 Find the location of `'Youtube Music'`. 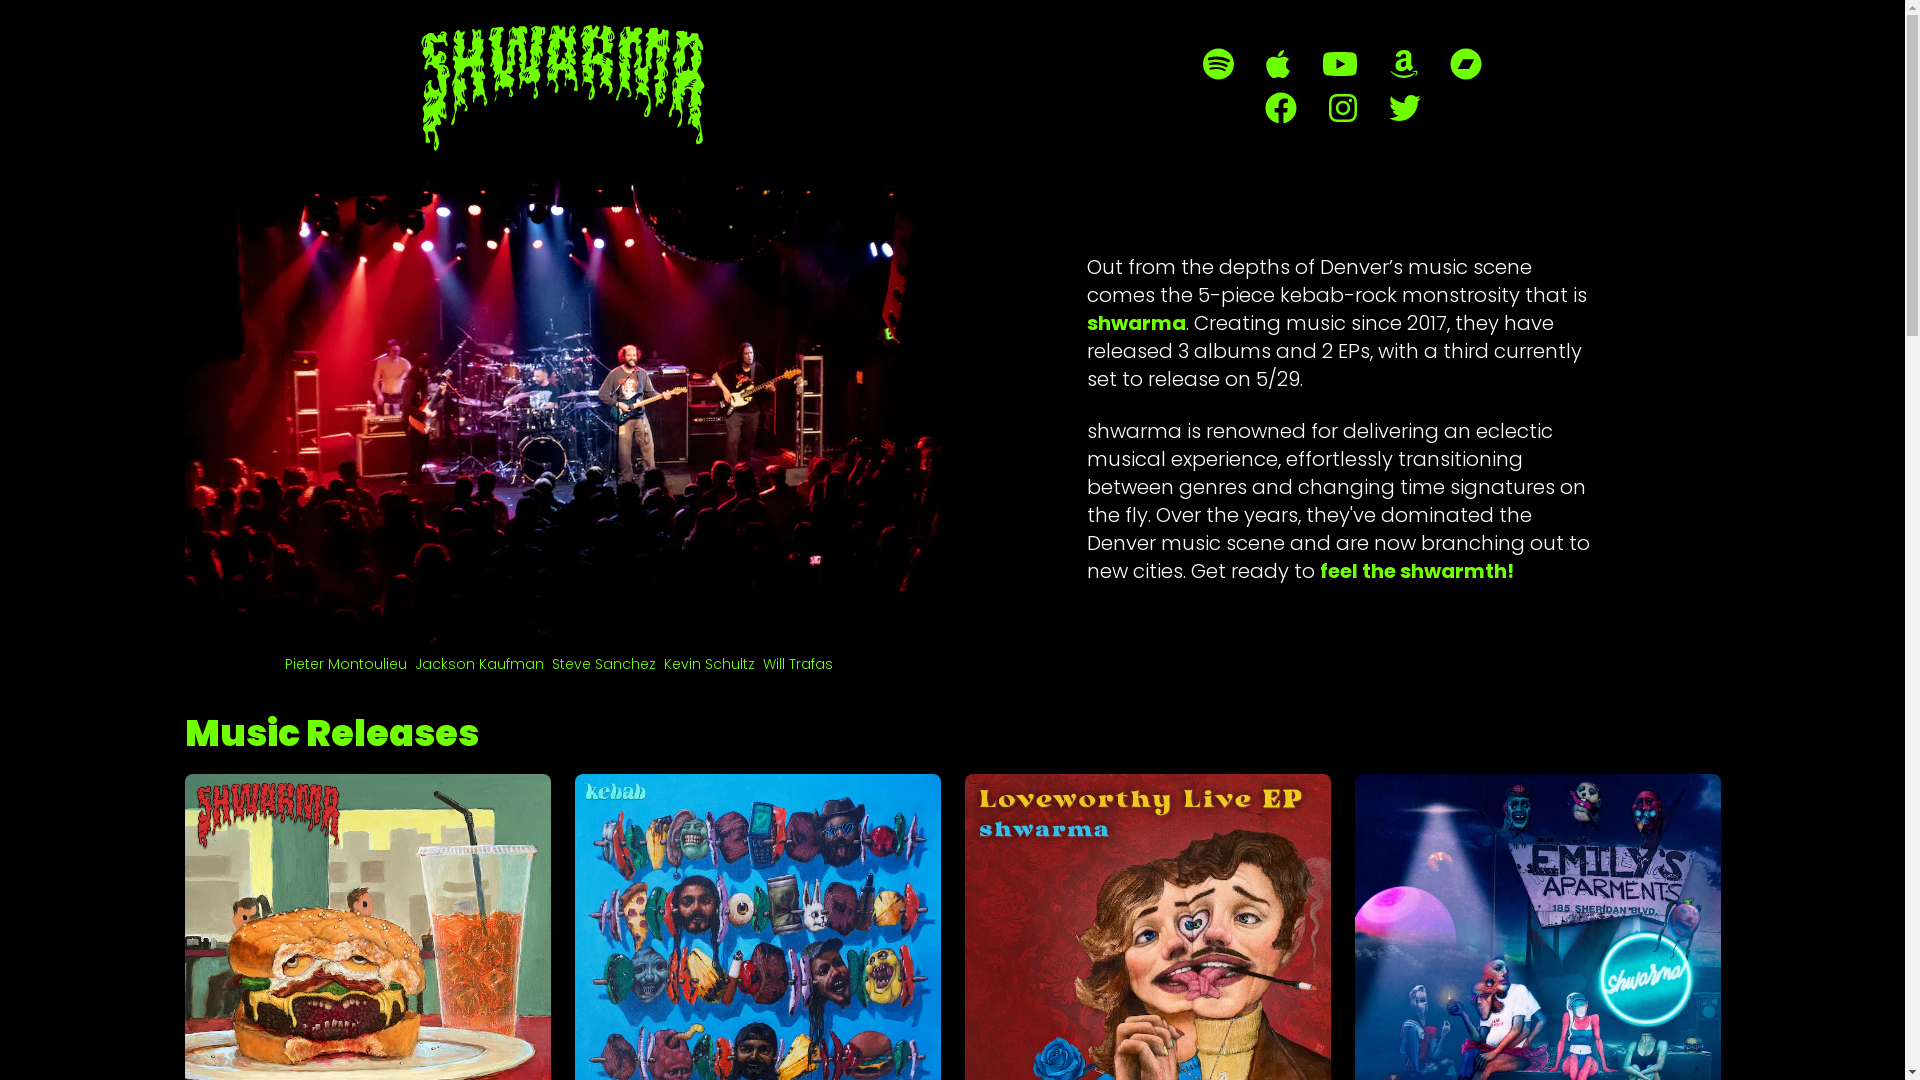

'Youtube Music' is located at coordinates (1339, 63).